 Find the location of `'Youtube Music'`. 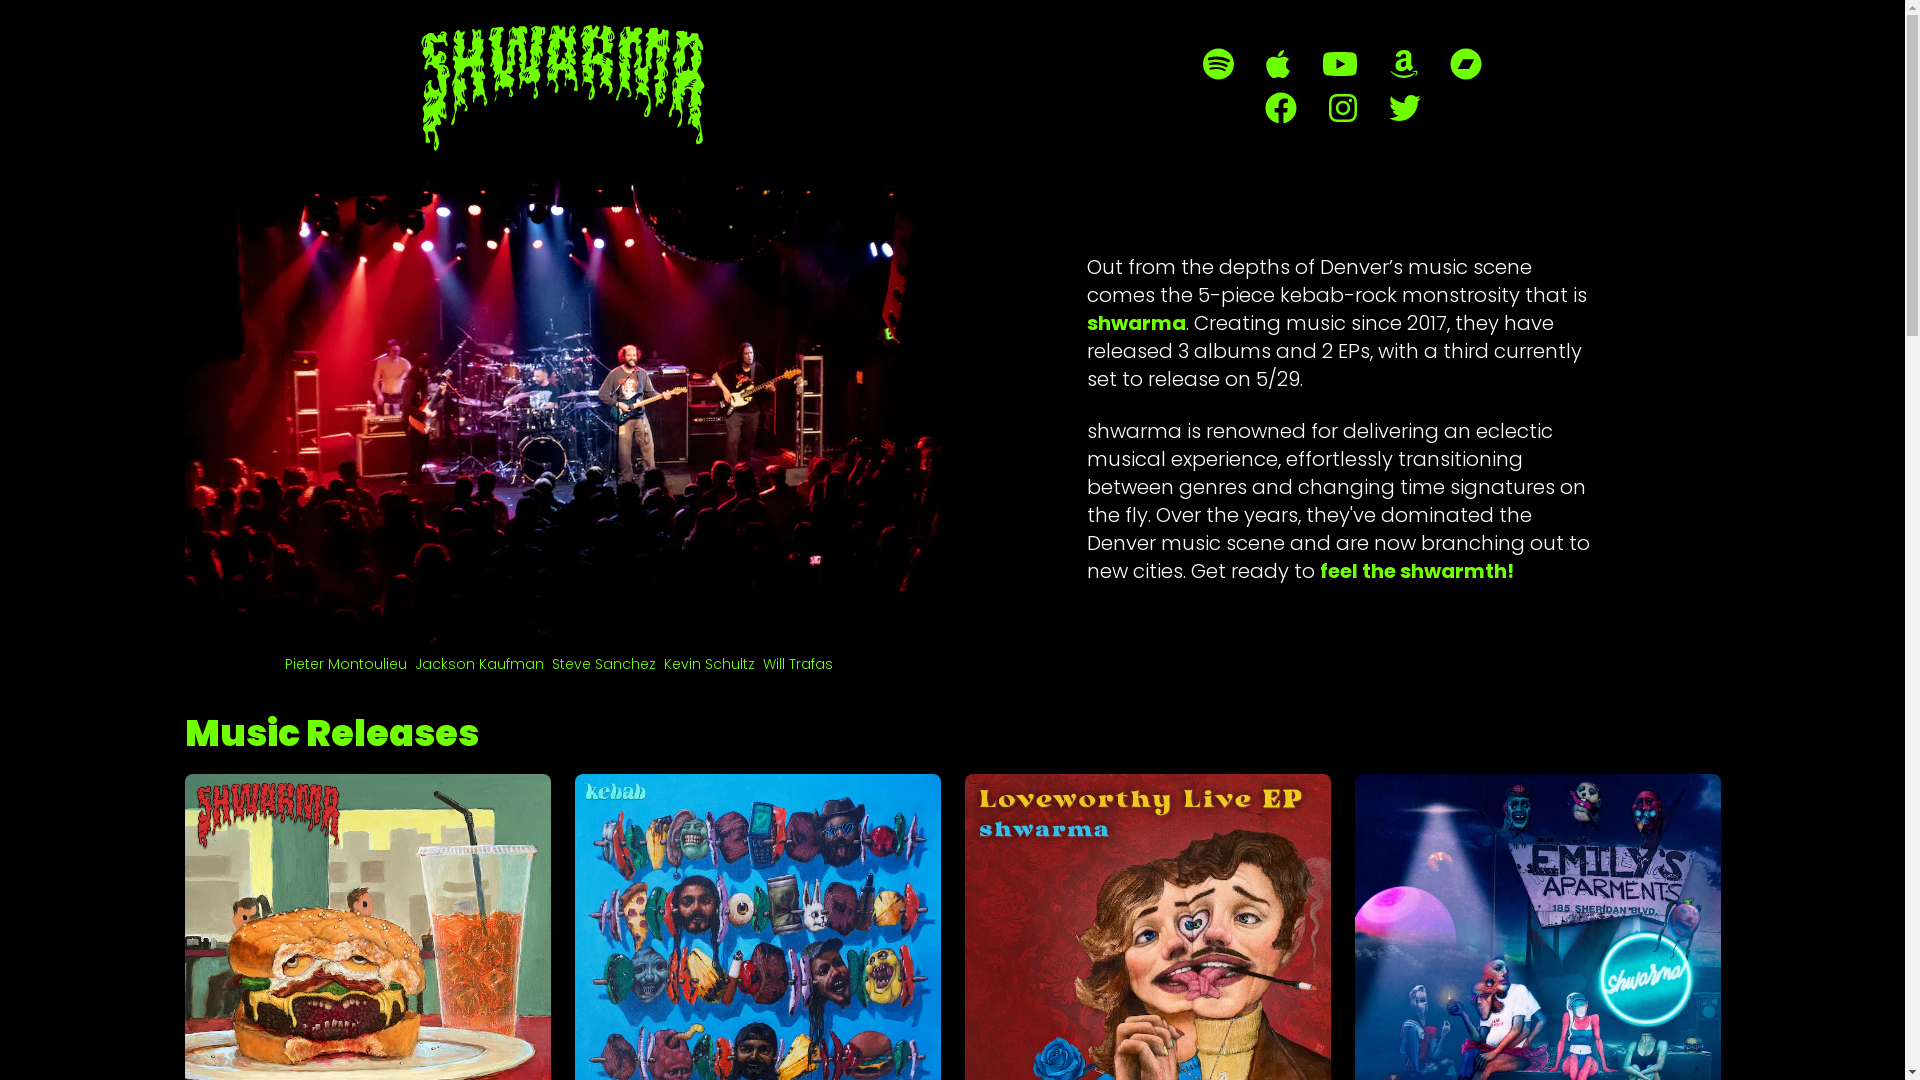

'Youtube Music' is located at coordinates (1339, 63).